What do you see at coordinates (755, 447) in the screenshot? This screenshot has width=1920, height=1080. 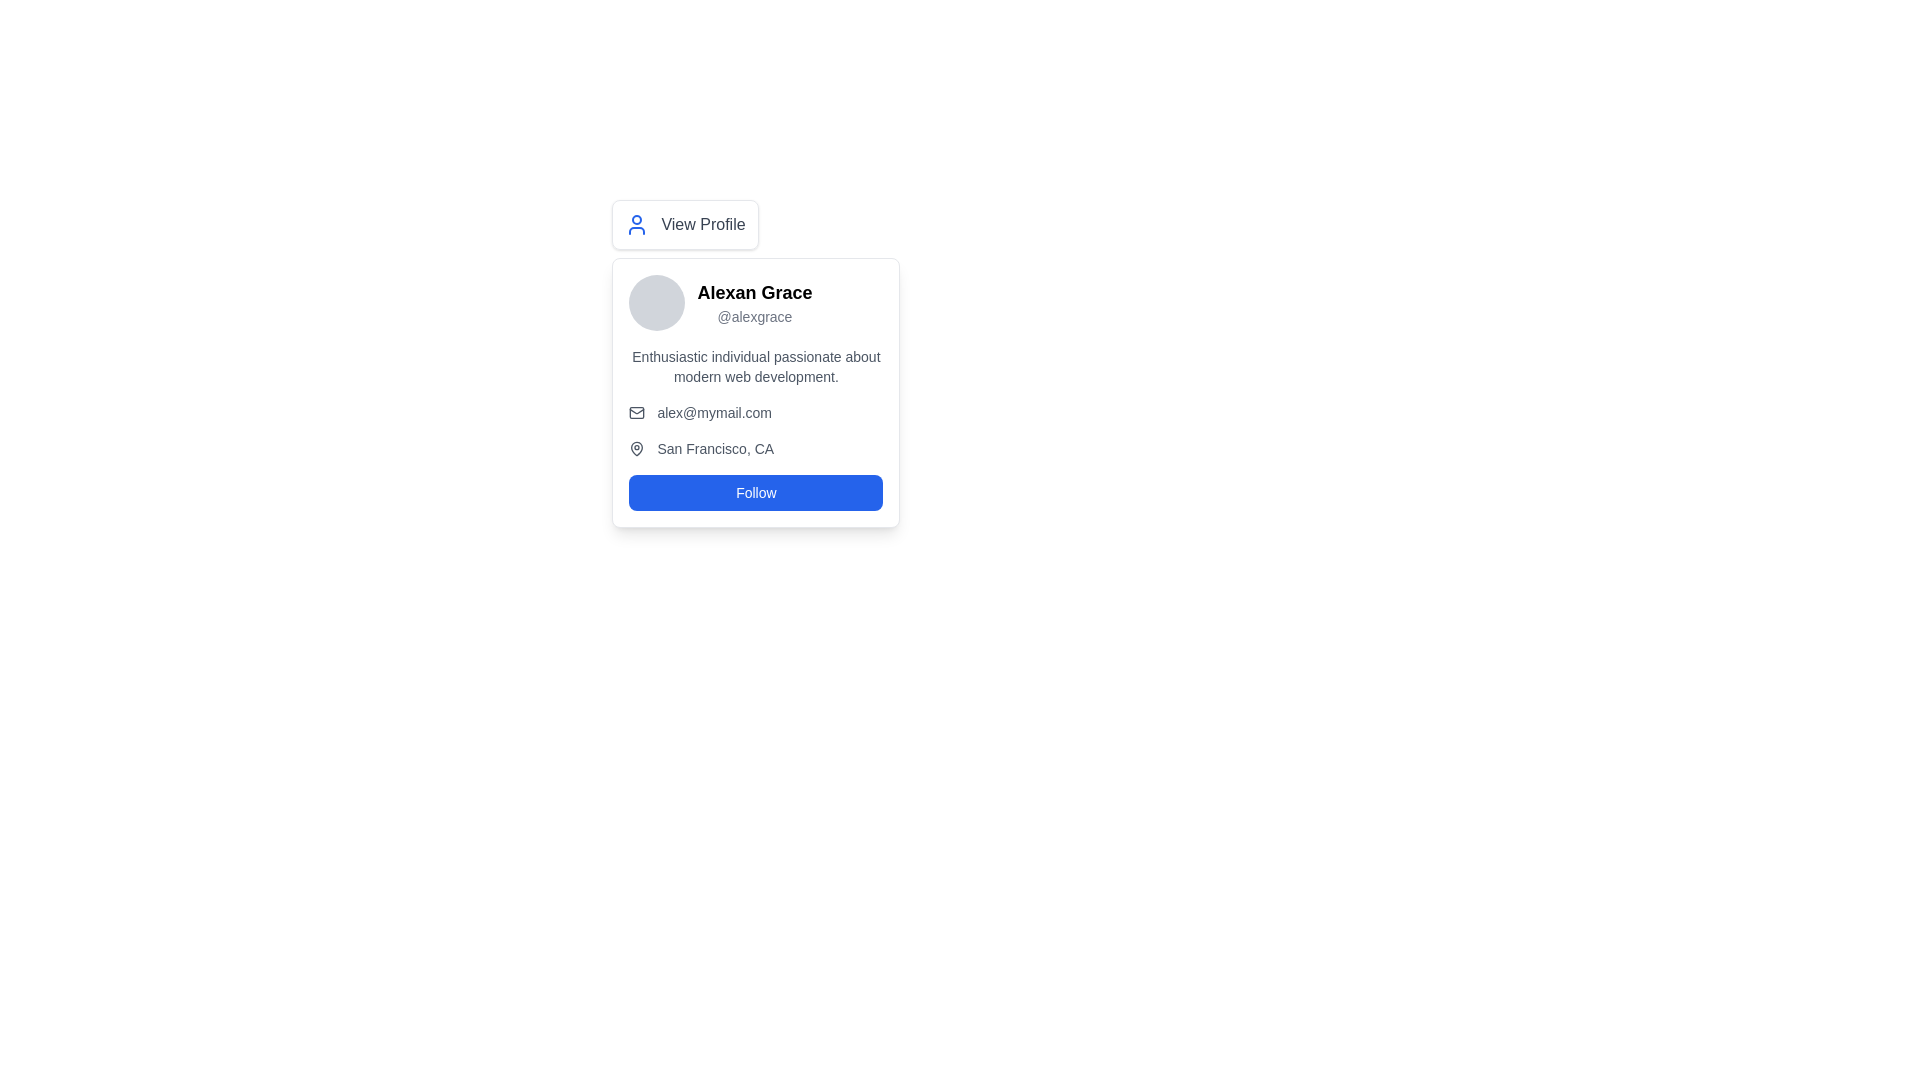 I see `the text element displaying the user's location, which is positioned above the 'Follow' button in the user profile card` at bounding box center [755, 447].